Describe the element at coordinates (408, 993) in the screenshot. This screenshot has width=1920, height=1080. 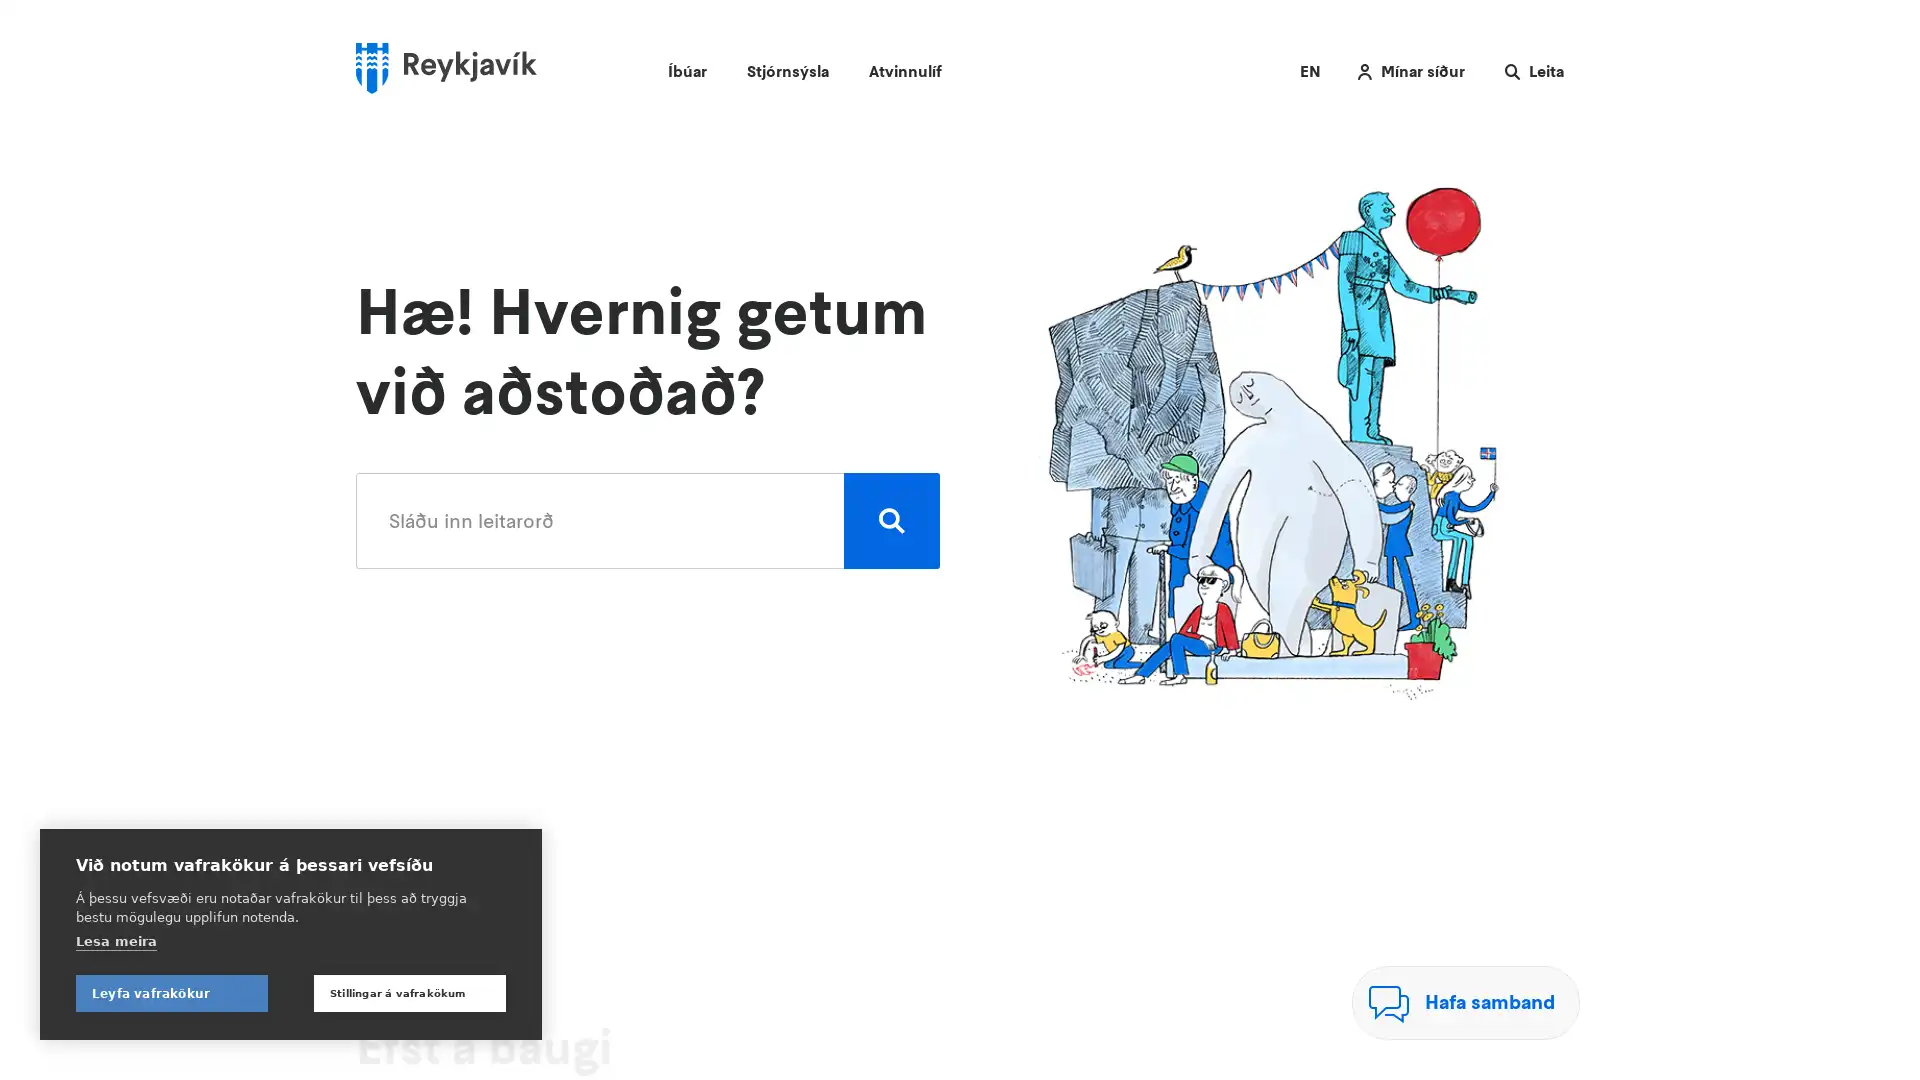
I see `Stillingar a vafrakokum` at that location.